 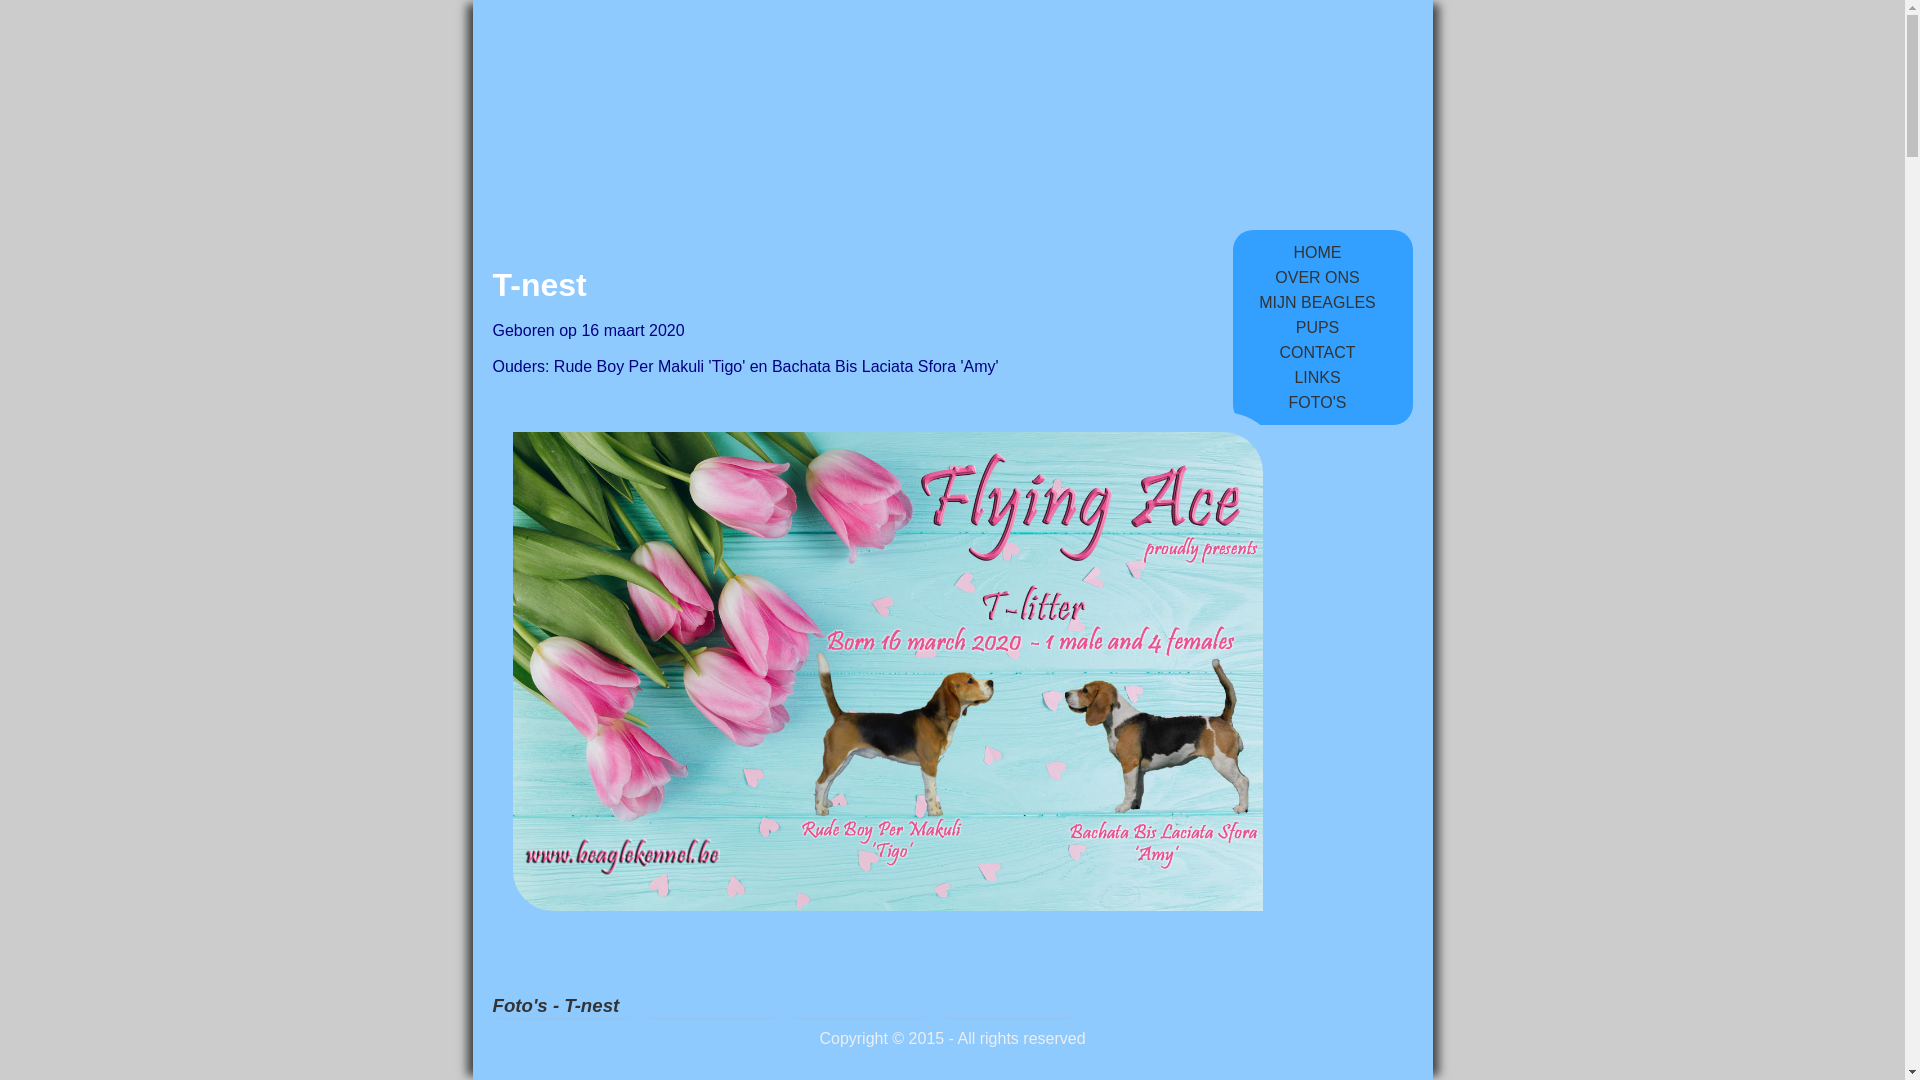 What do you see at coordinates (1316, 251) in the screenshot?
I see `'HOME'` at bounding box center [1316, 251].